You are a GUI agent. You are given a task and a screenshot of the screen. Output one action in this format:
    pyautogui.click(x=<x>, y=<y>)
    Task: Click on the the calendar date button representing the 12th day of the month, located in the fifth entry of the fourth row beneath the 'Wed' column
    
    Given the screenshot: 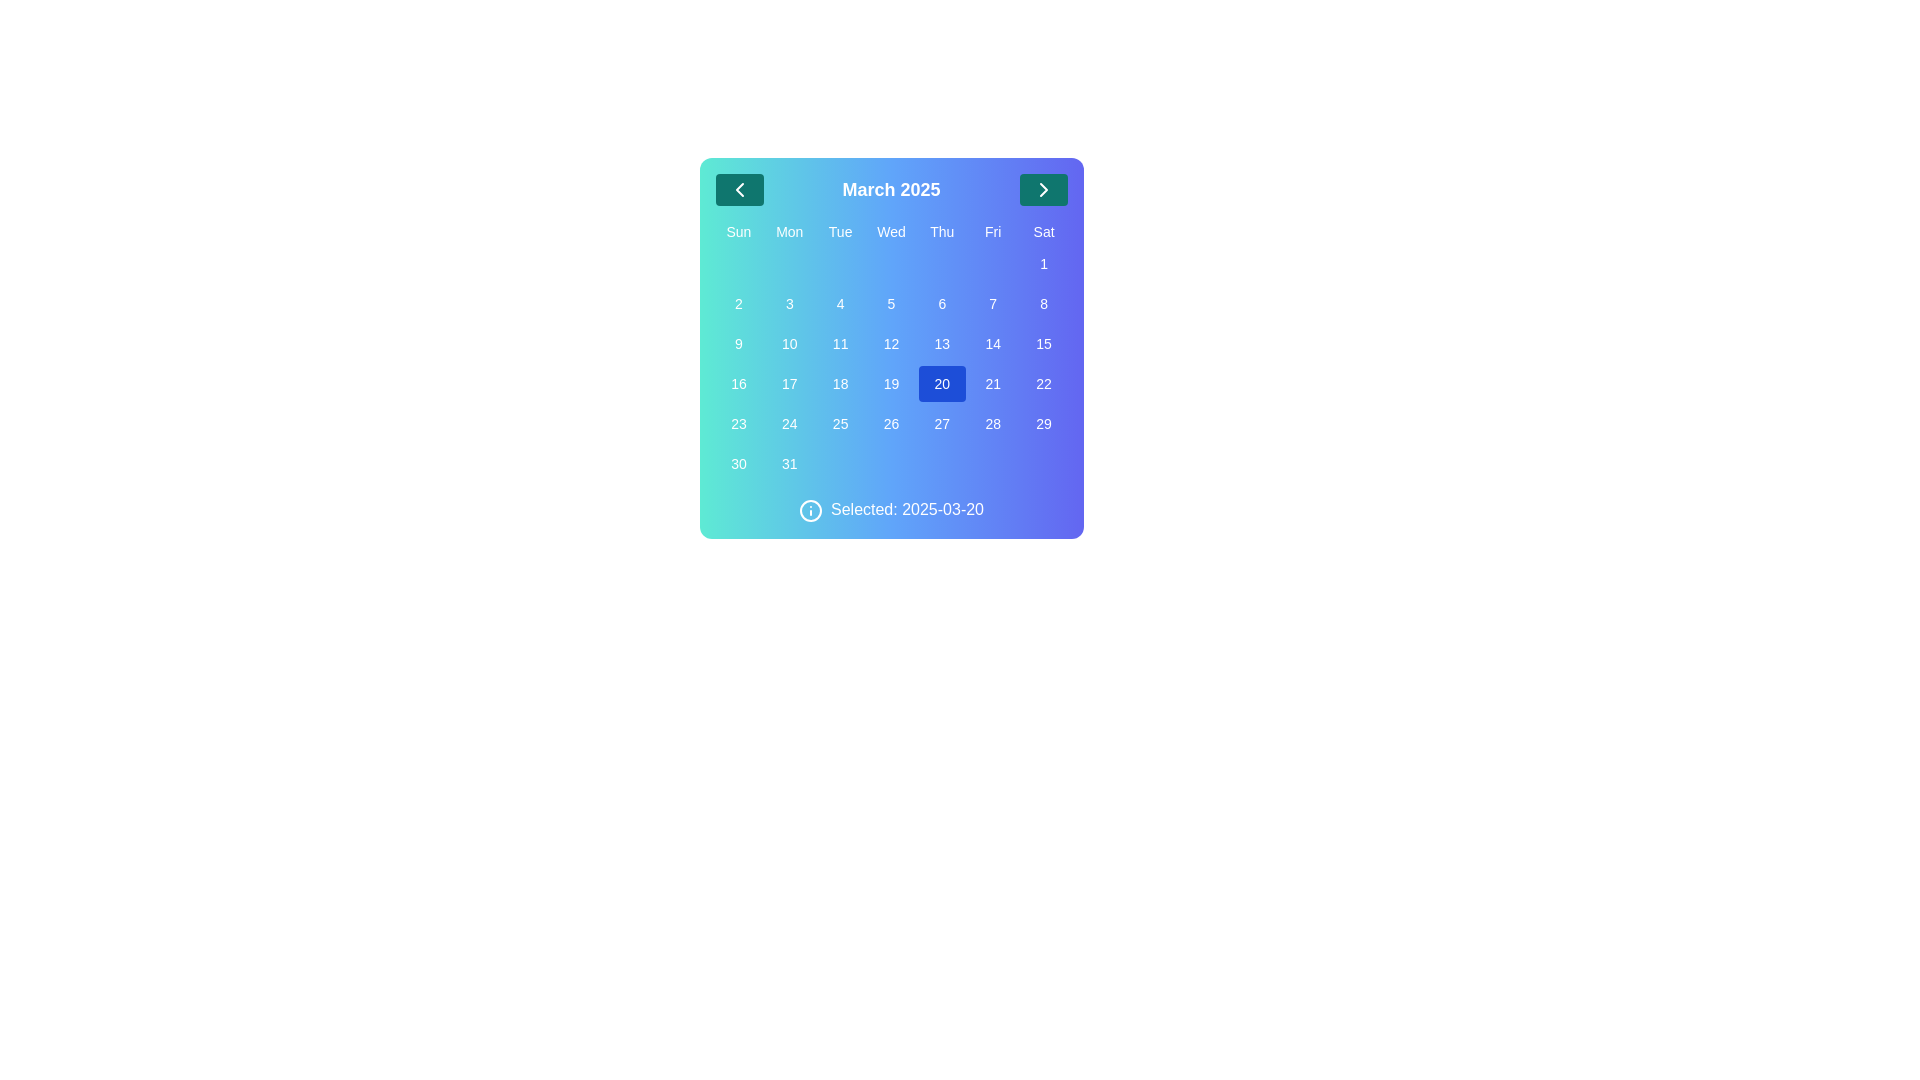 What is the action you would take?
    pyautogui.click(x=890, y=342)
    